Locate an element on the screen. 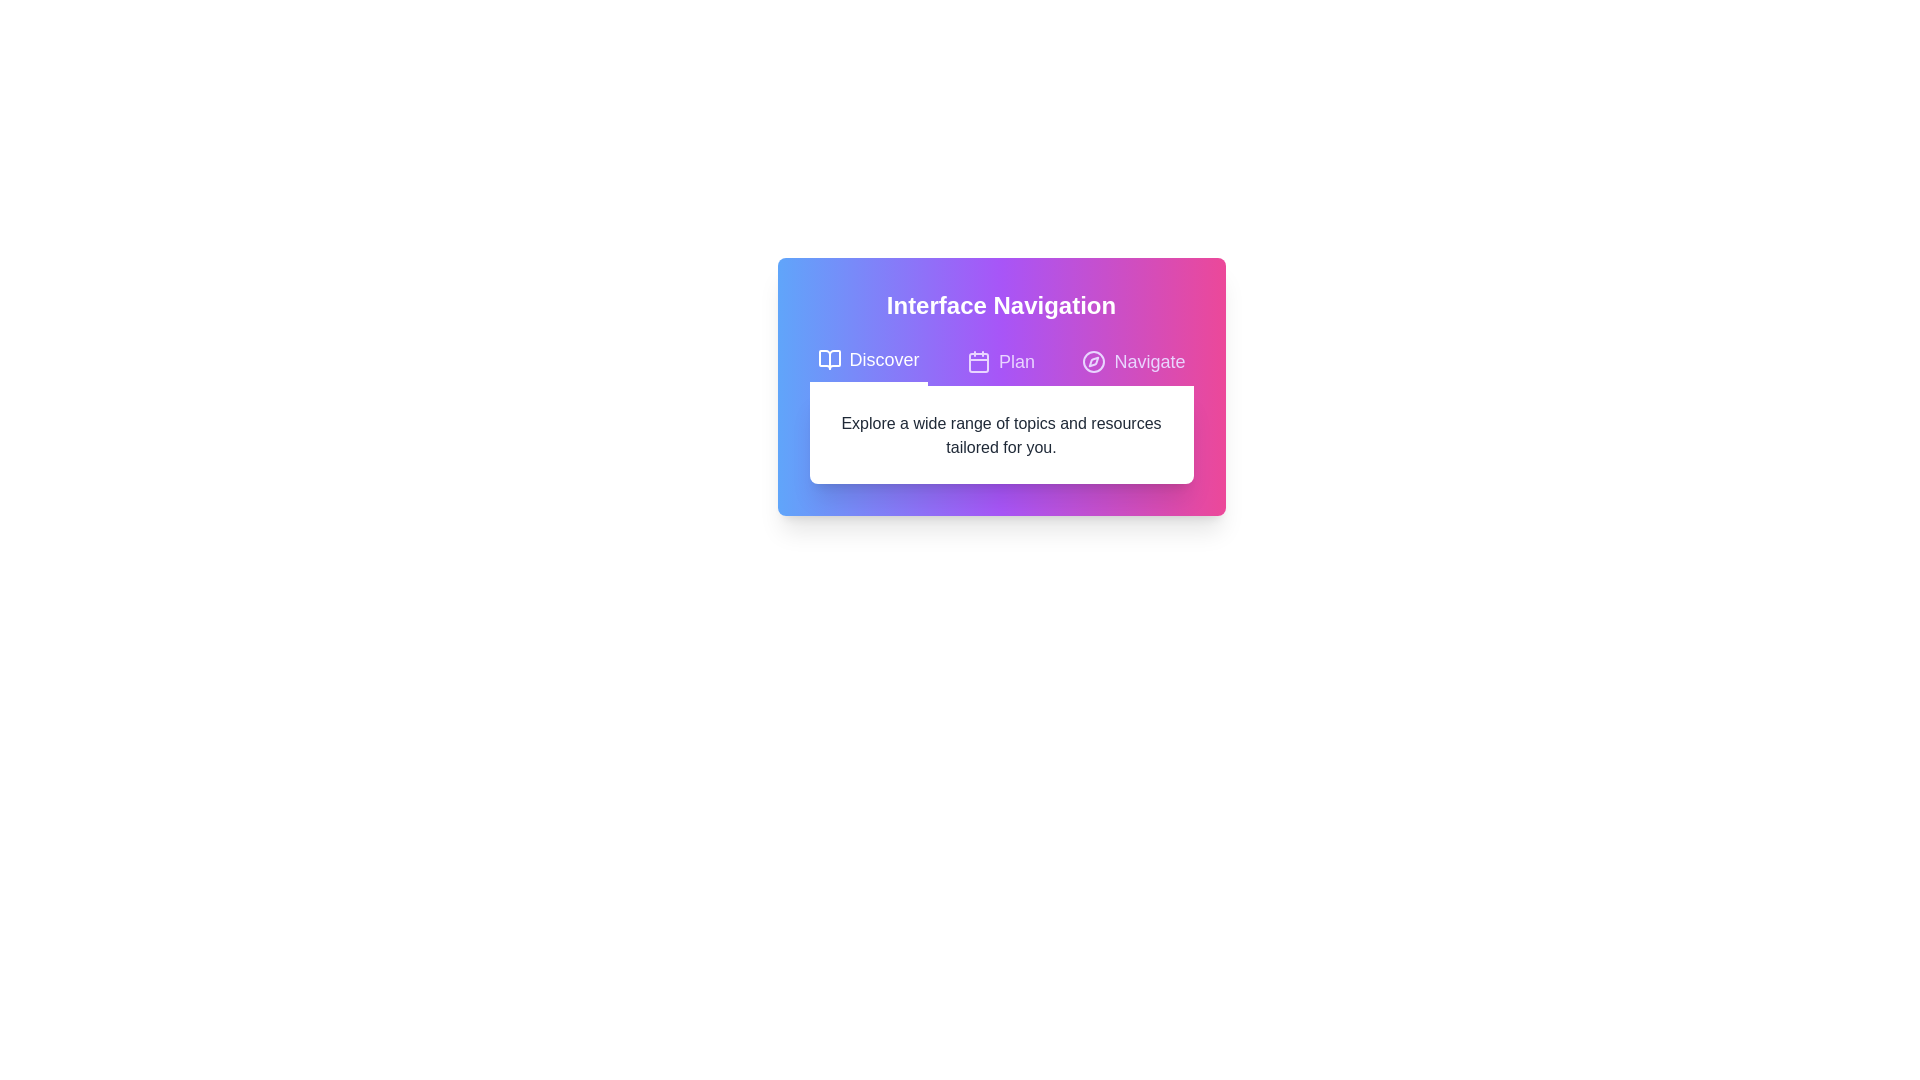  the small open book icon located to the left of the 'Discover' text in the tabbed navigation interface is located at coordinates (829, 358).